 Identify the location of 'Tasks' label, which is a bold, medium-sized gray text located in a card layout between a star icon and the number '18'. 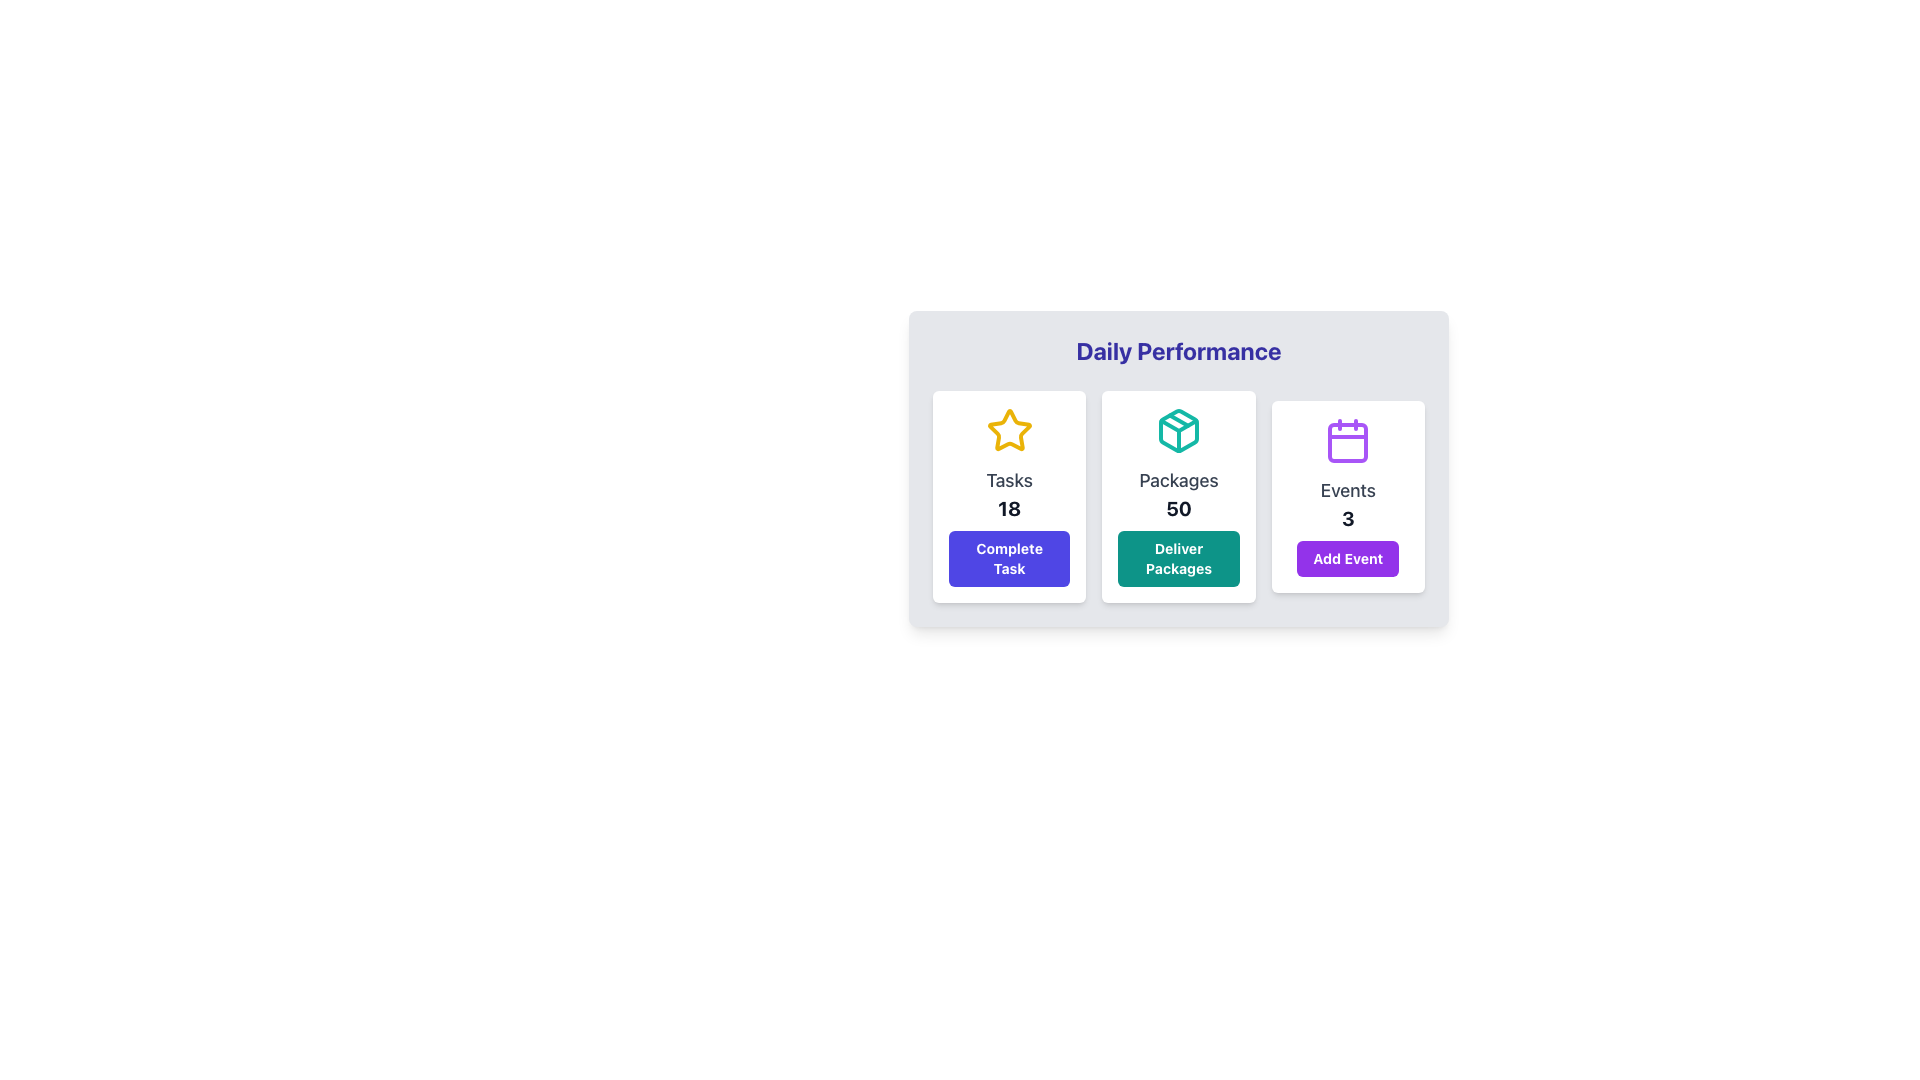
(1009, 481).